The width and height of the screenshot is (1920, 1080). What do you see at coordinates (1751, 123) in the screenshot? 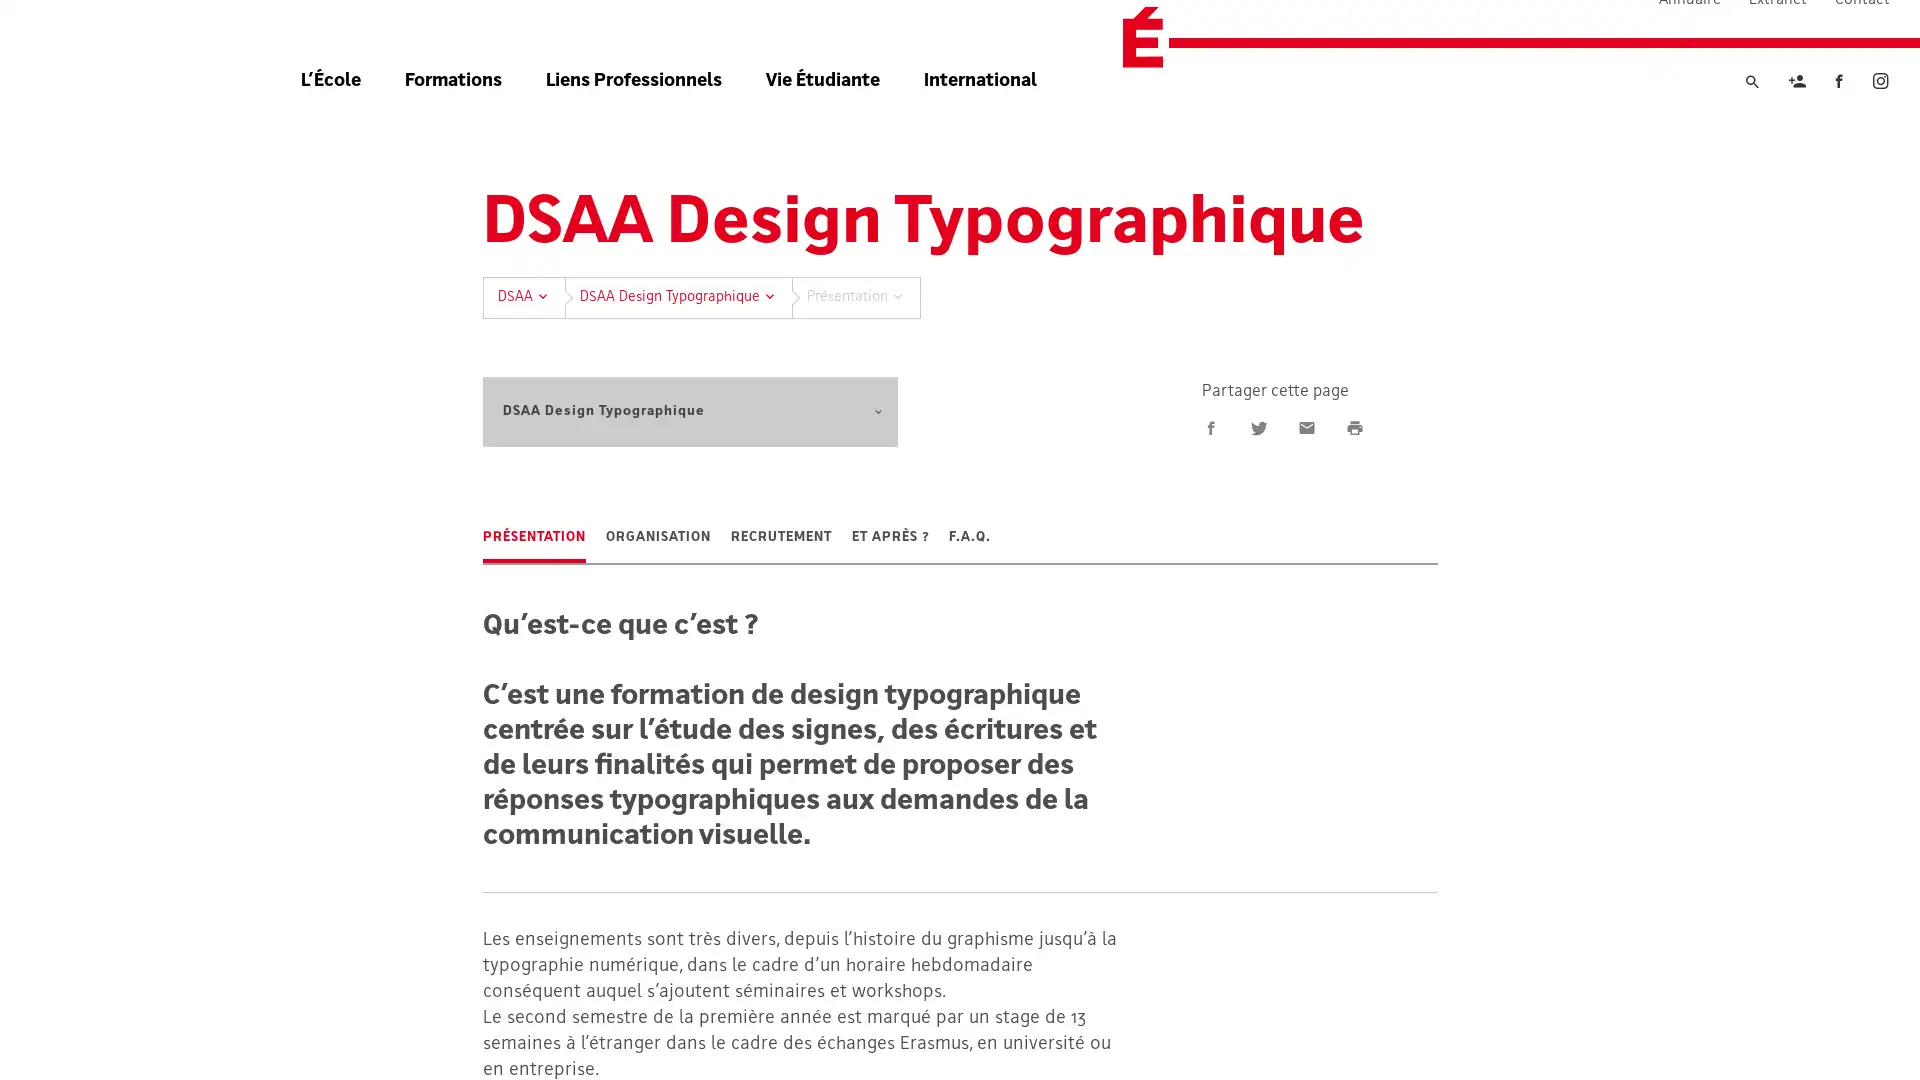
I see `Rechercher` at bounding box center [1751, 123].